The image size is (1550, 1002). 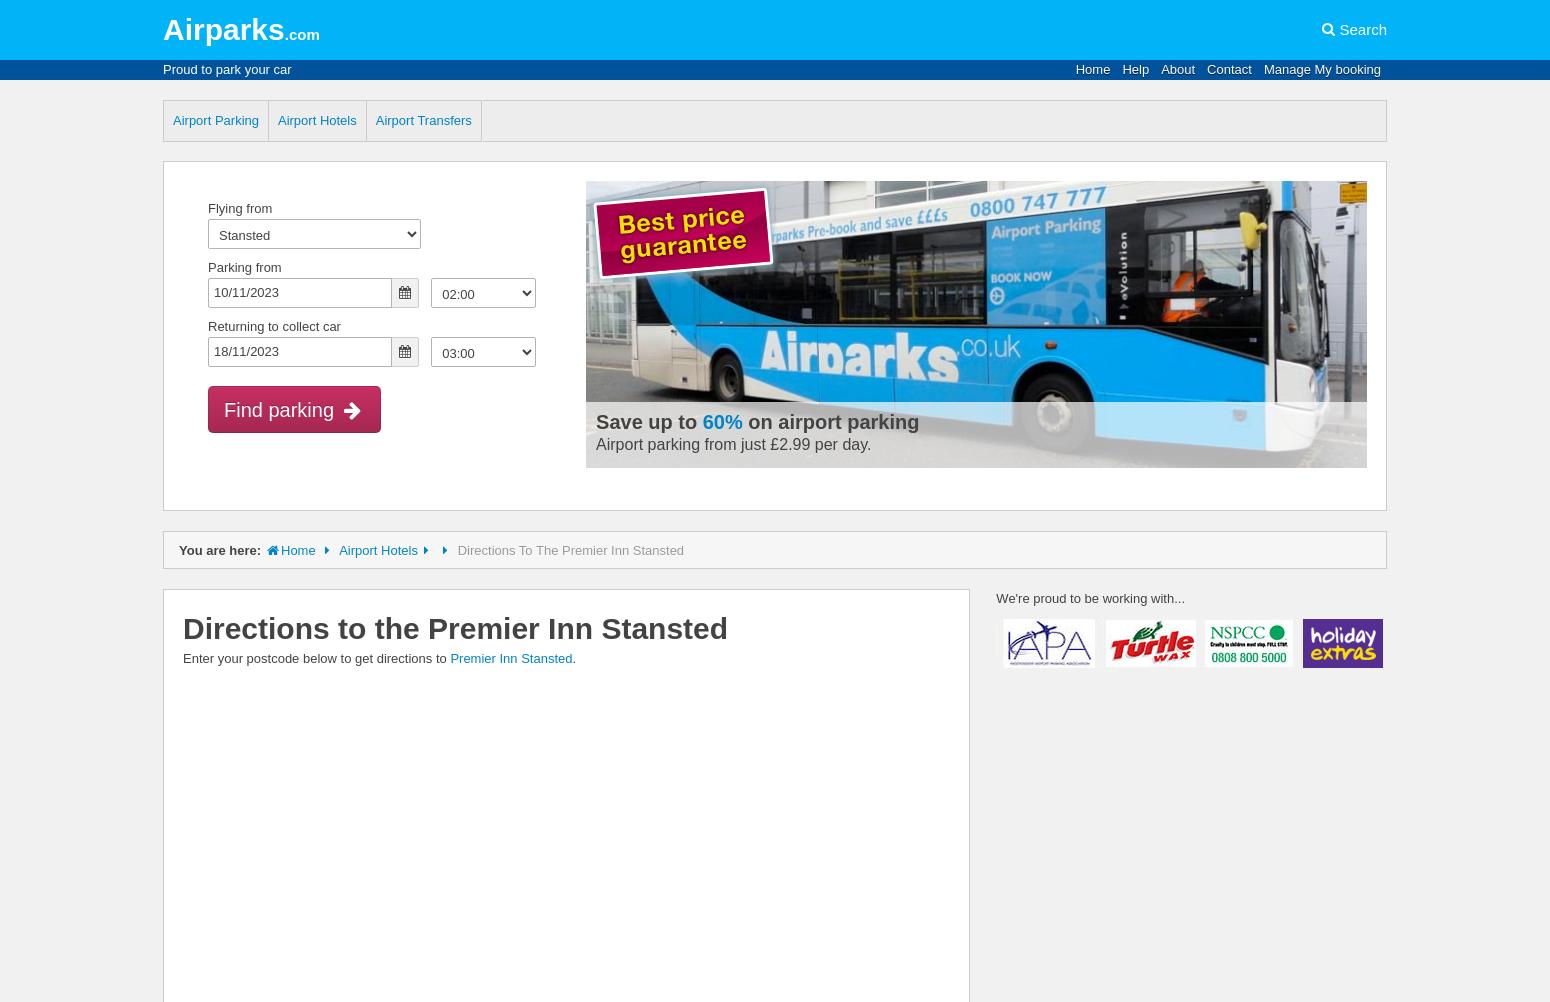 I want to click on 'Returning to collect car', so click(x=207, y=325).